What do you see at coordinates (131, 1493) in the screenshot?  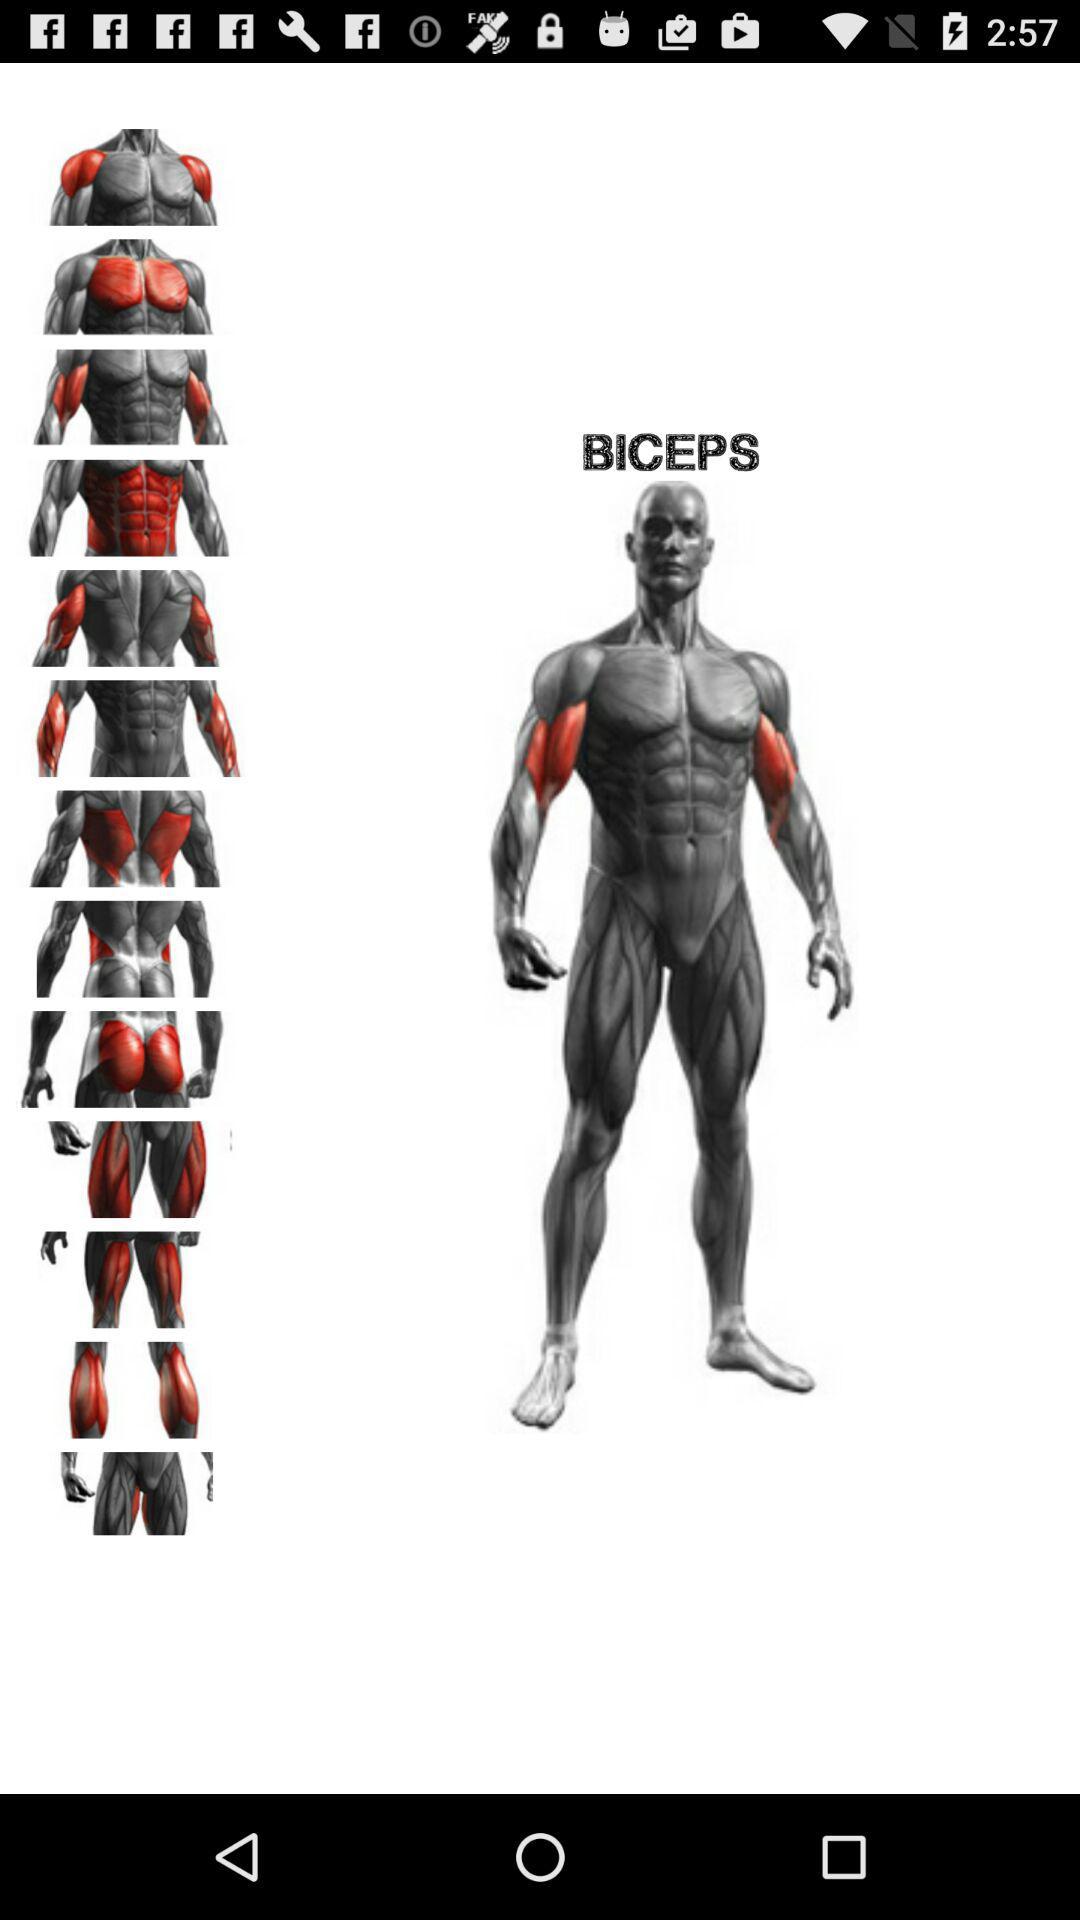 I see `choose option` at bounding box center [131, 1493].